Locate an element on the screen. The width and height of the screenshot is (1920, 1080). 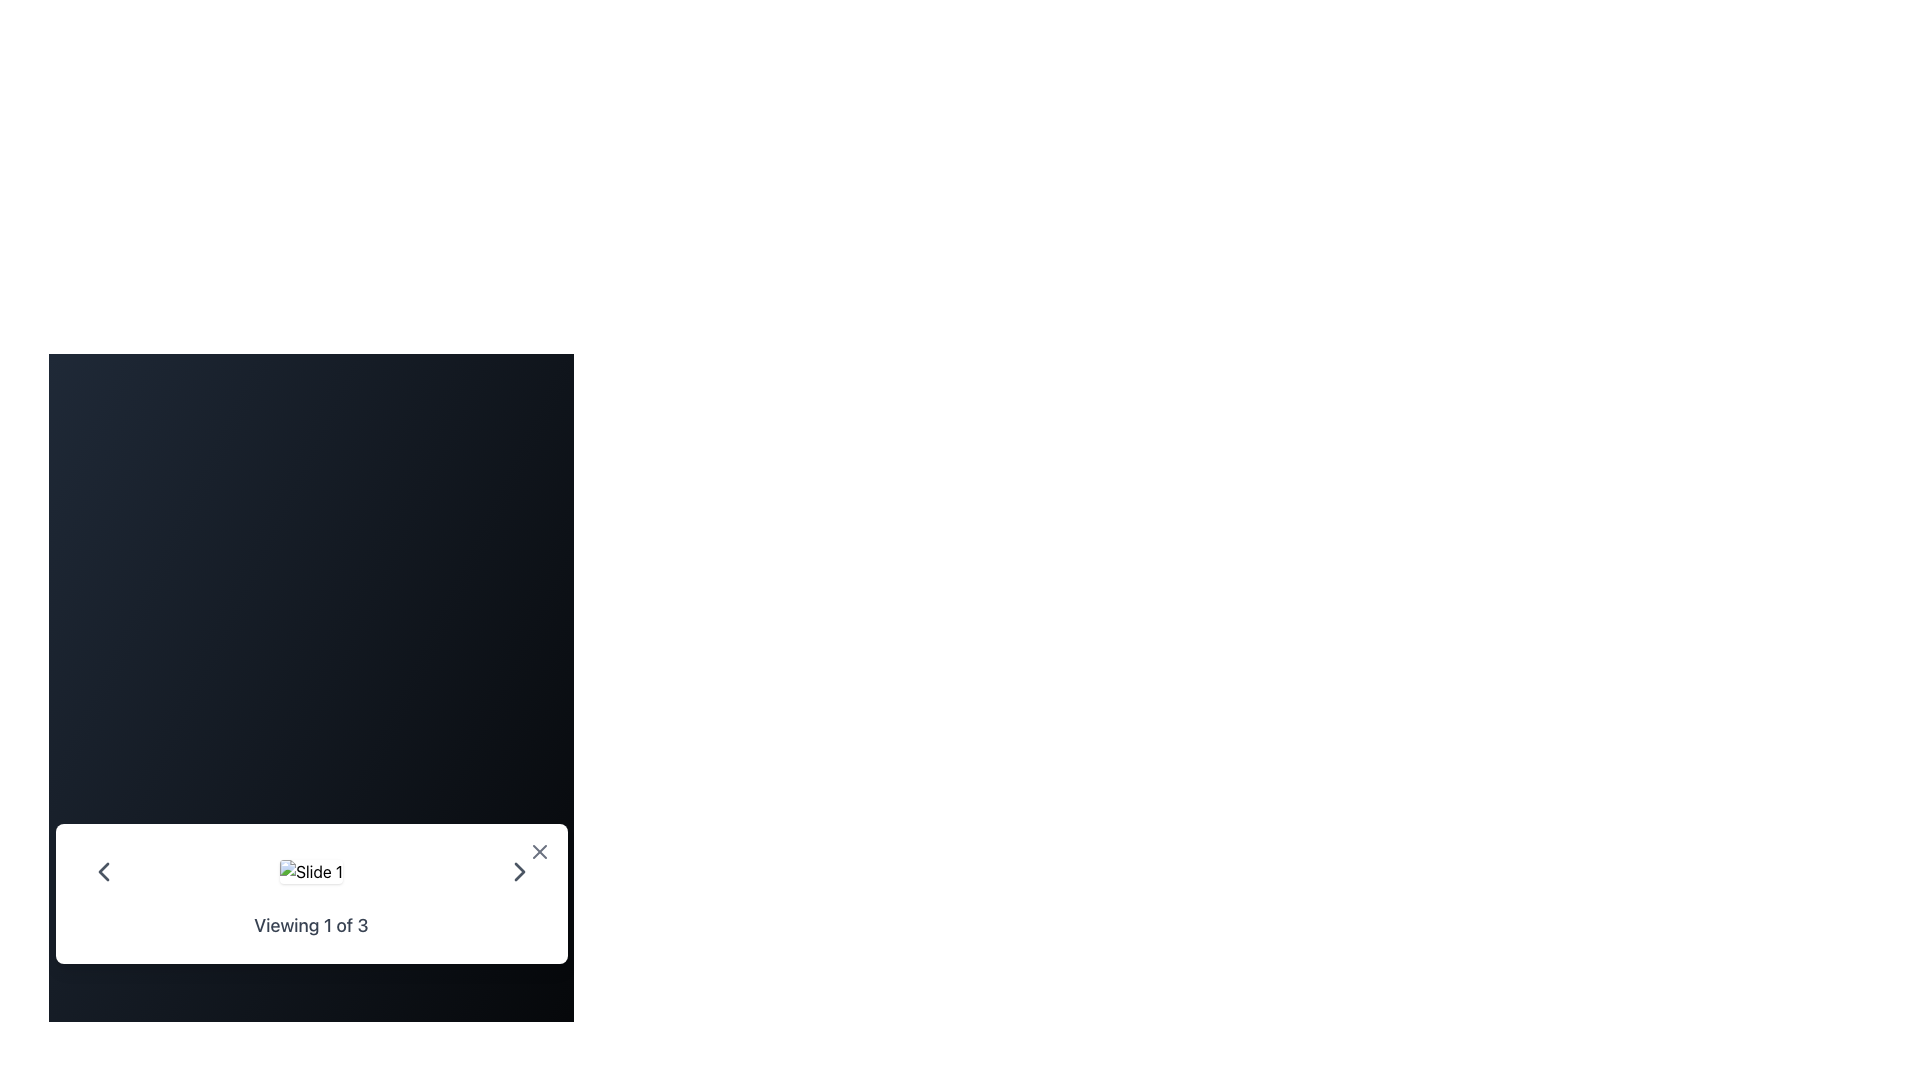
the left-facing arrow icon button styled with a chevron design is located at coordinates (102, 870).